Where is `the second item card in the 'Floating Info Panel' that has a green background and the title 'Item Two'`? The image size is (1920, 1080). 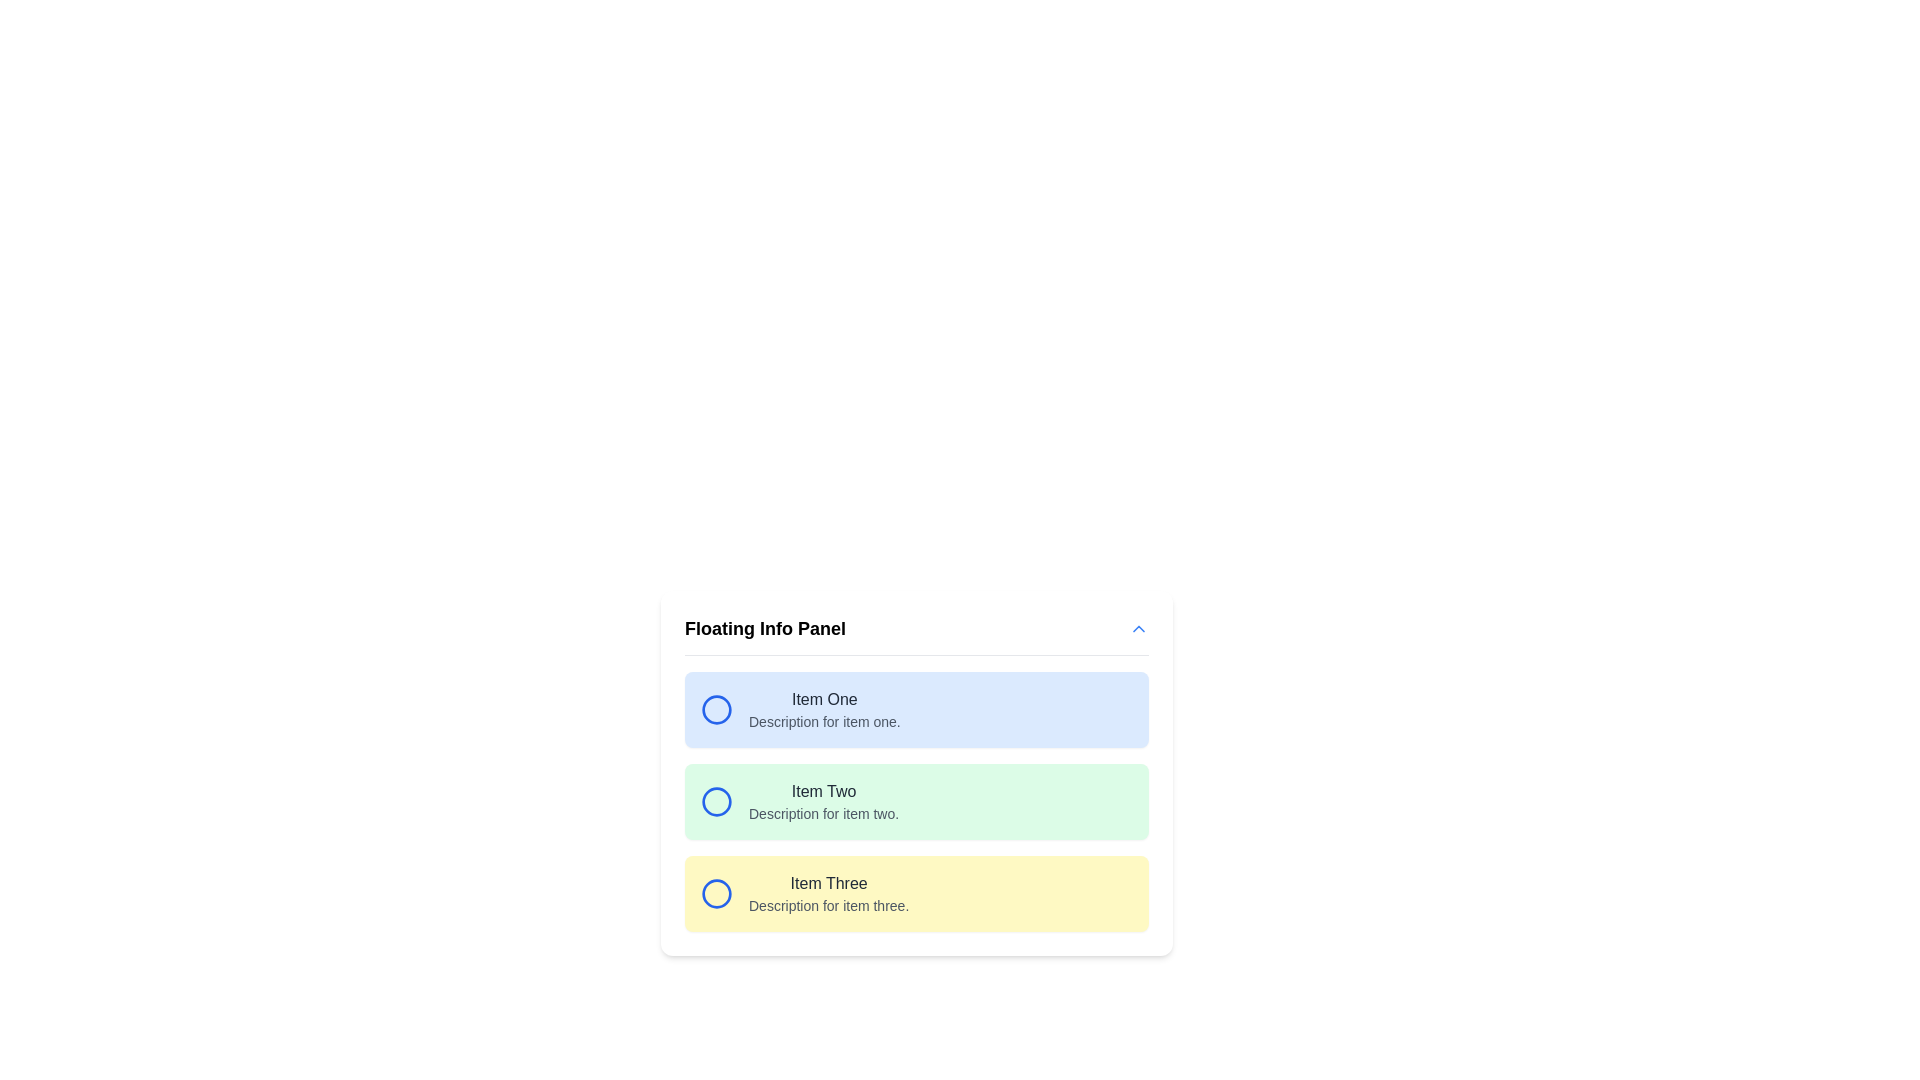 the second item card in the 'Floating Info Panel' that has a green background and the title 'Item Two' is located at coordinates (915, 801).